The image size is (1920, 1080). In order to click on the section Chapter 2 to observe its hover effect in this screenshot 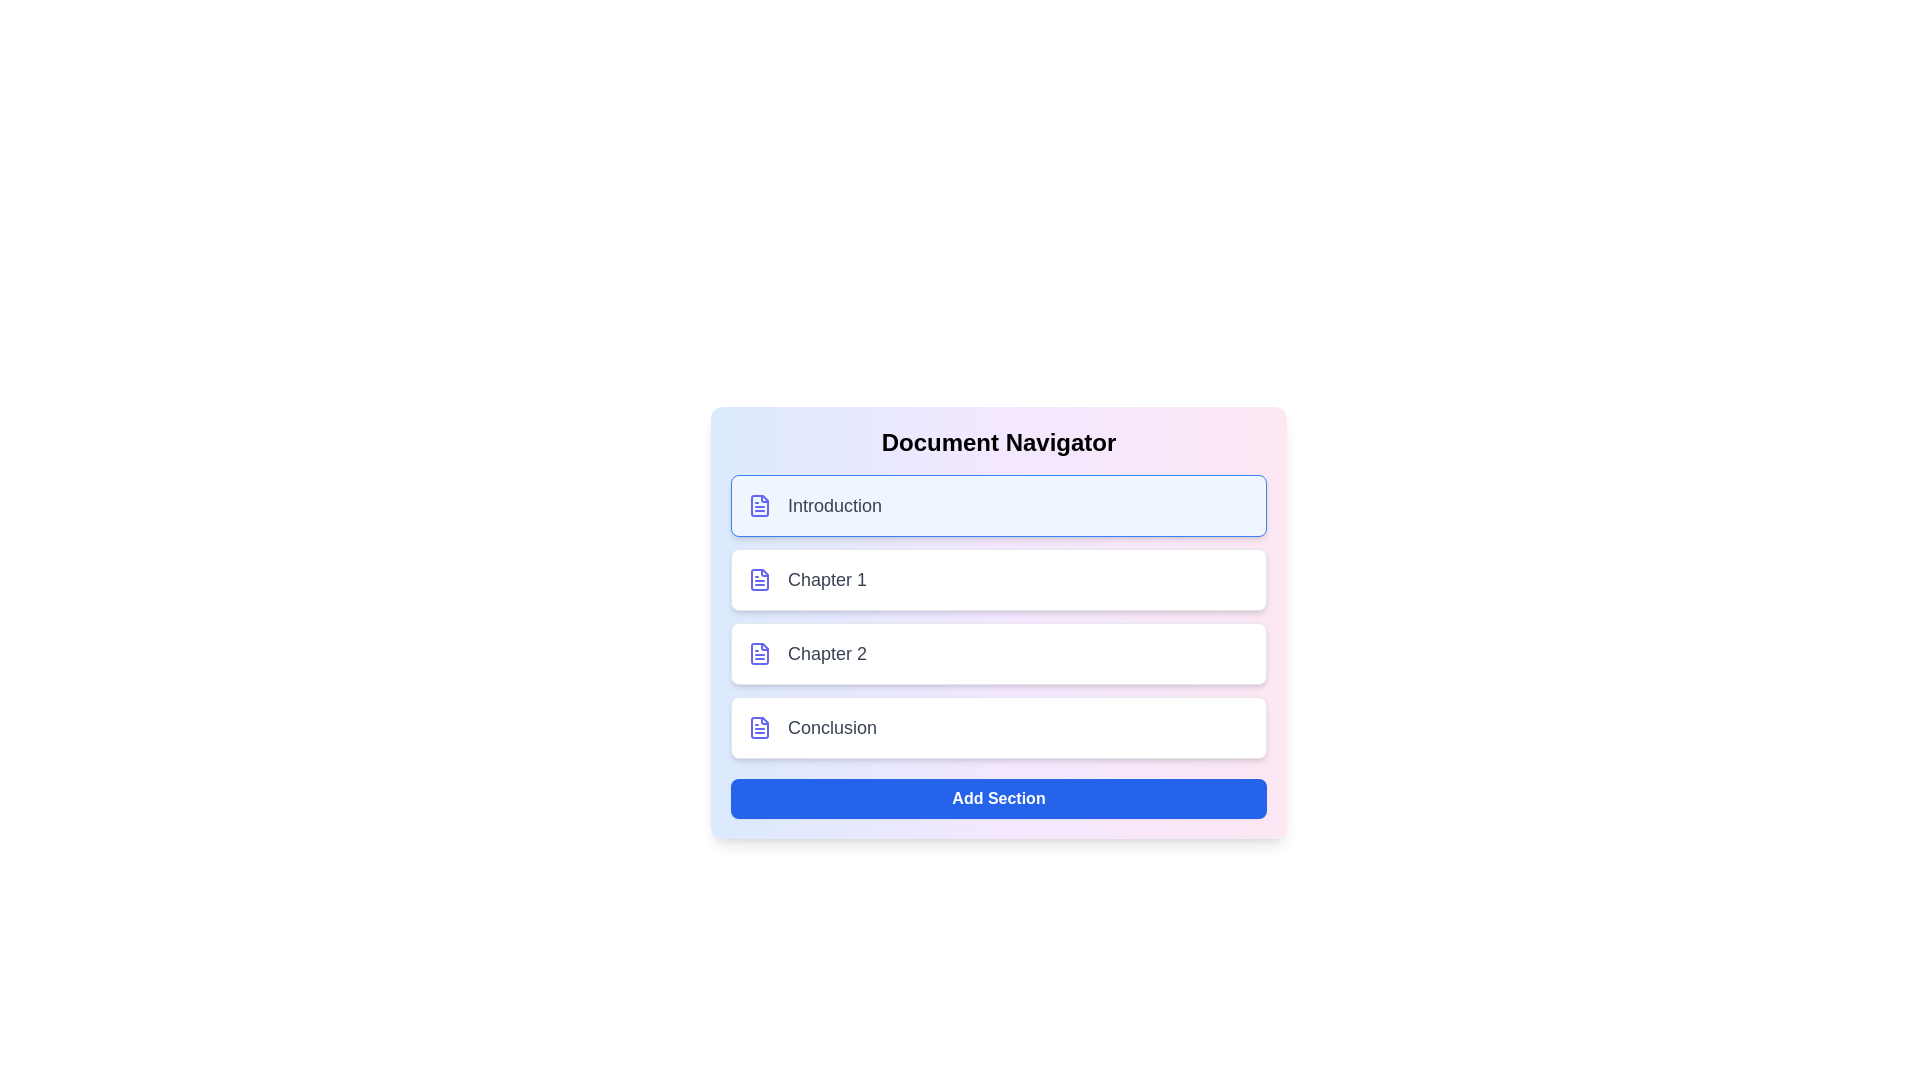, I will do `click(998, 654)`.